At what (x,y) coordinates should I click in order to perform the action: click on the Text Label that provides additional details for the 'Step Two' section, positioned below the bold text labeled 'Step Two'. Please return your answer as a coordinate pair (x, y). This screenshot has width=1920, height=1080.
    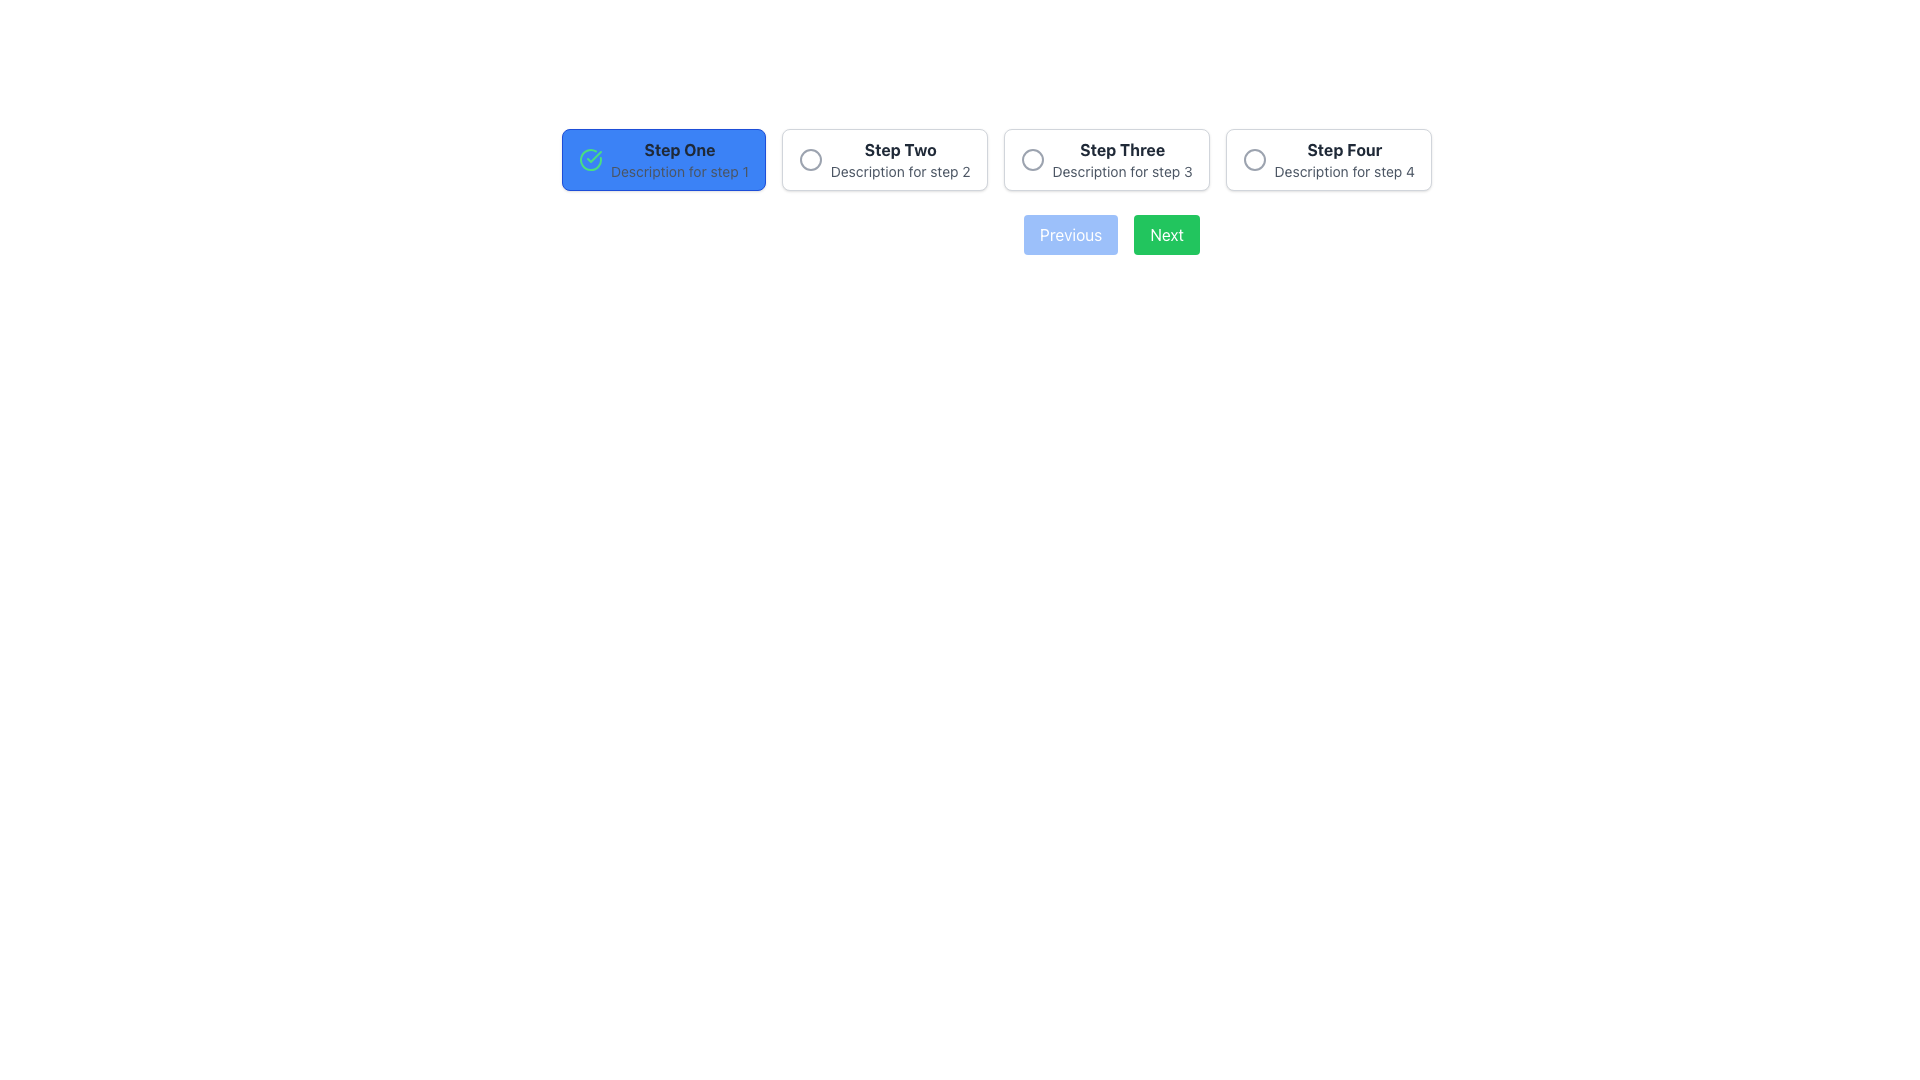
    Looking at the image, I should click on (899, 171).